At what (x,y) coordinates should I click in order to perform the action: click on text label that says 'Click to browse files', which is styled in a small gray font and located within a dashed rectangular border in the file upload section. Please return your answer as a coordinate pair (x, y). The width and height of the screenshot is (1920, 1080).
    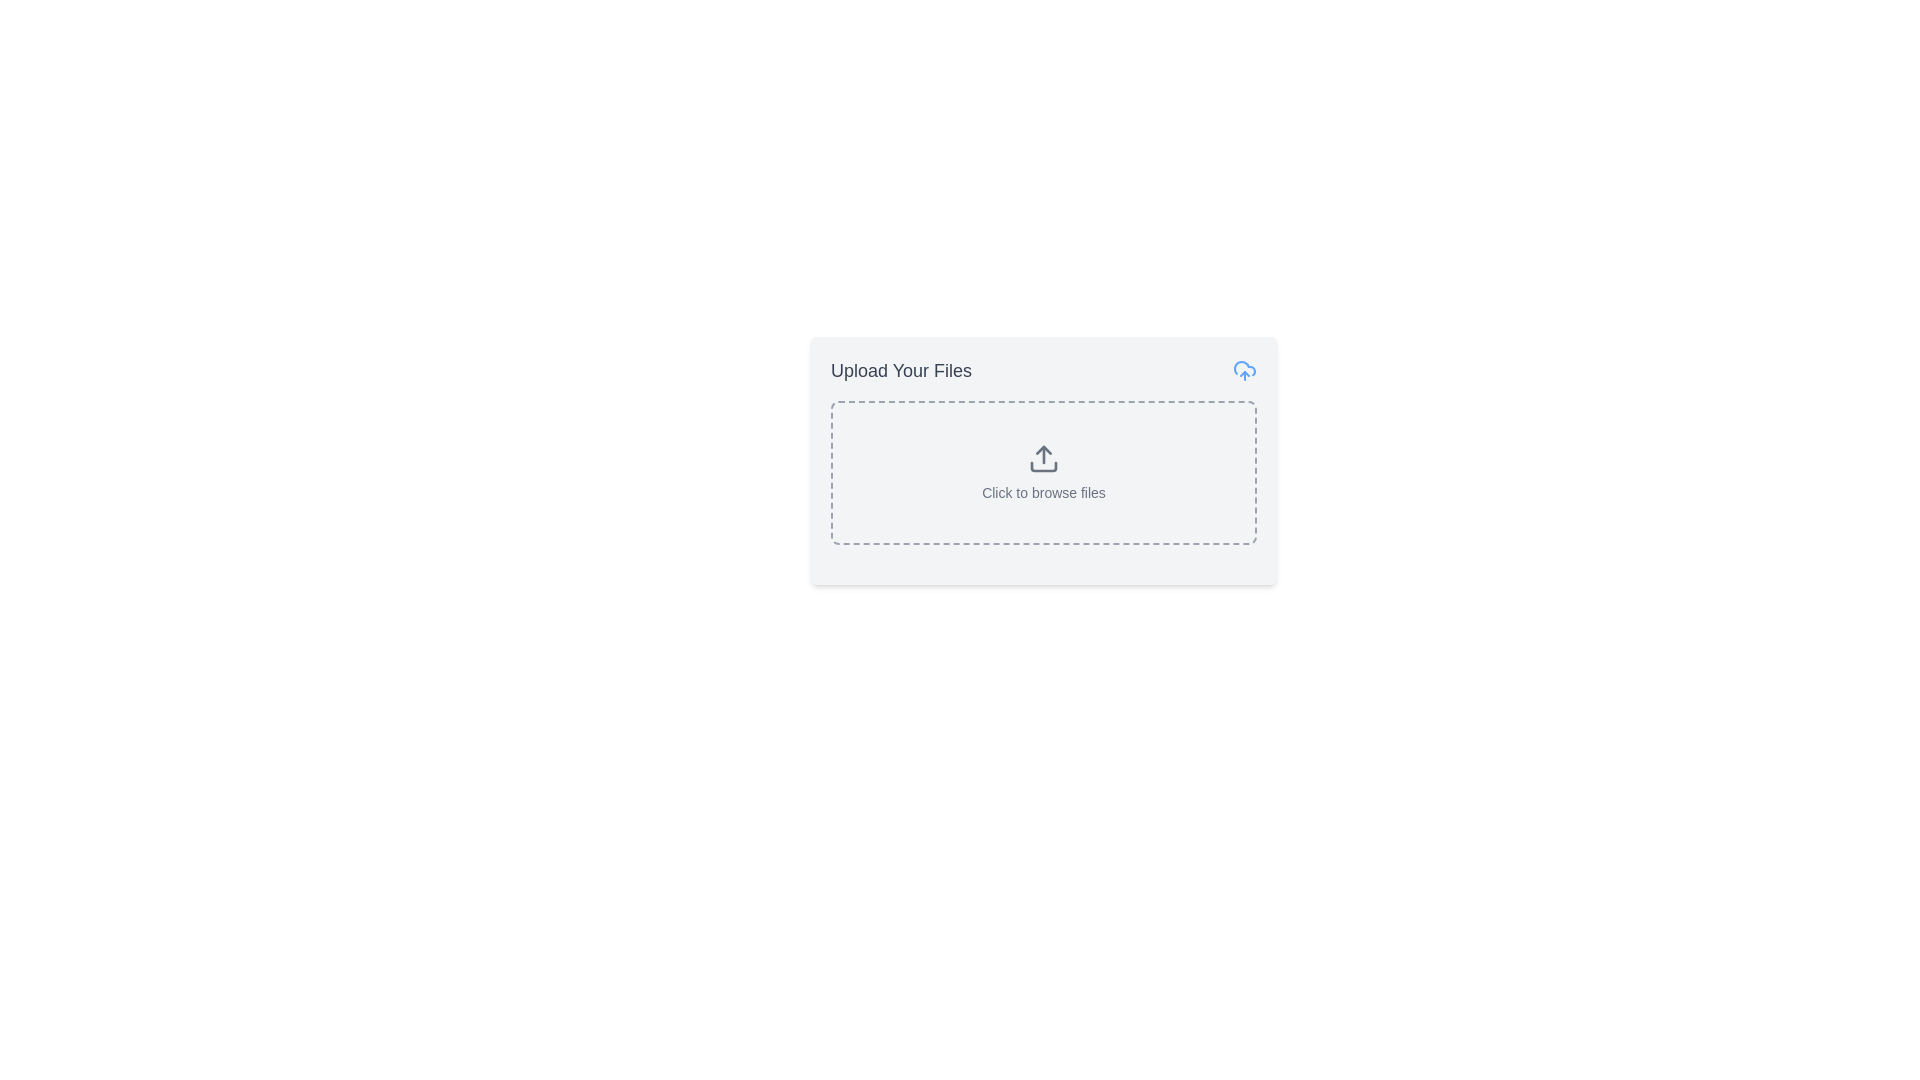
    Looking at the image, I should click on (1042, 493).